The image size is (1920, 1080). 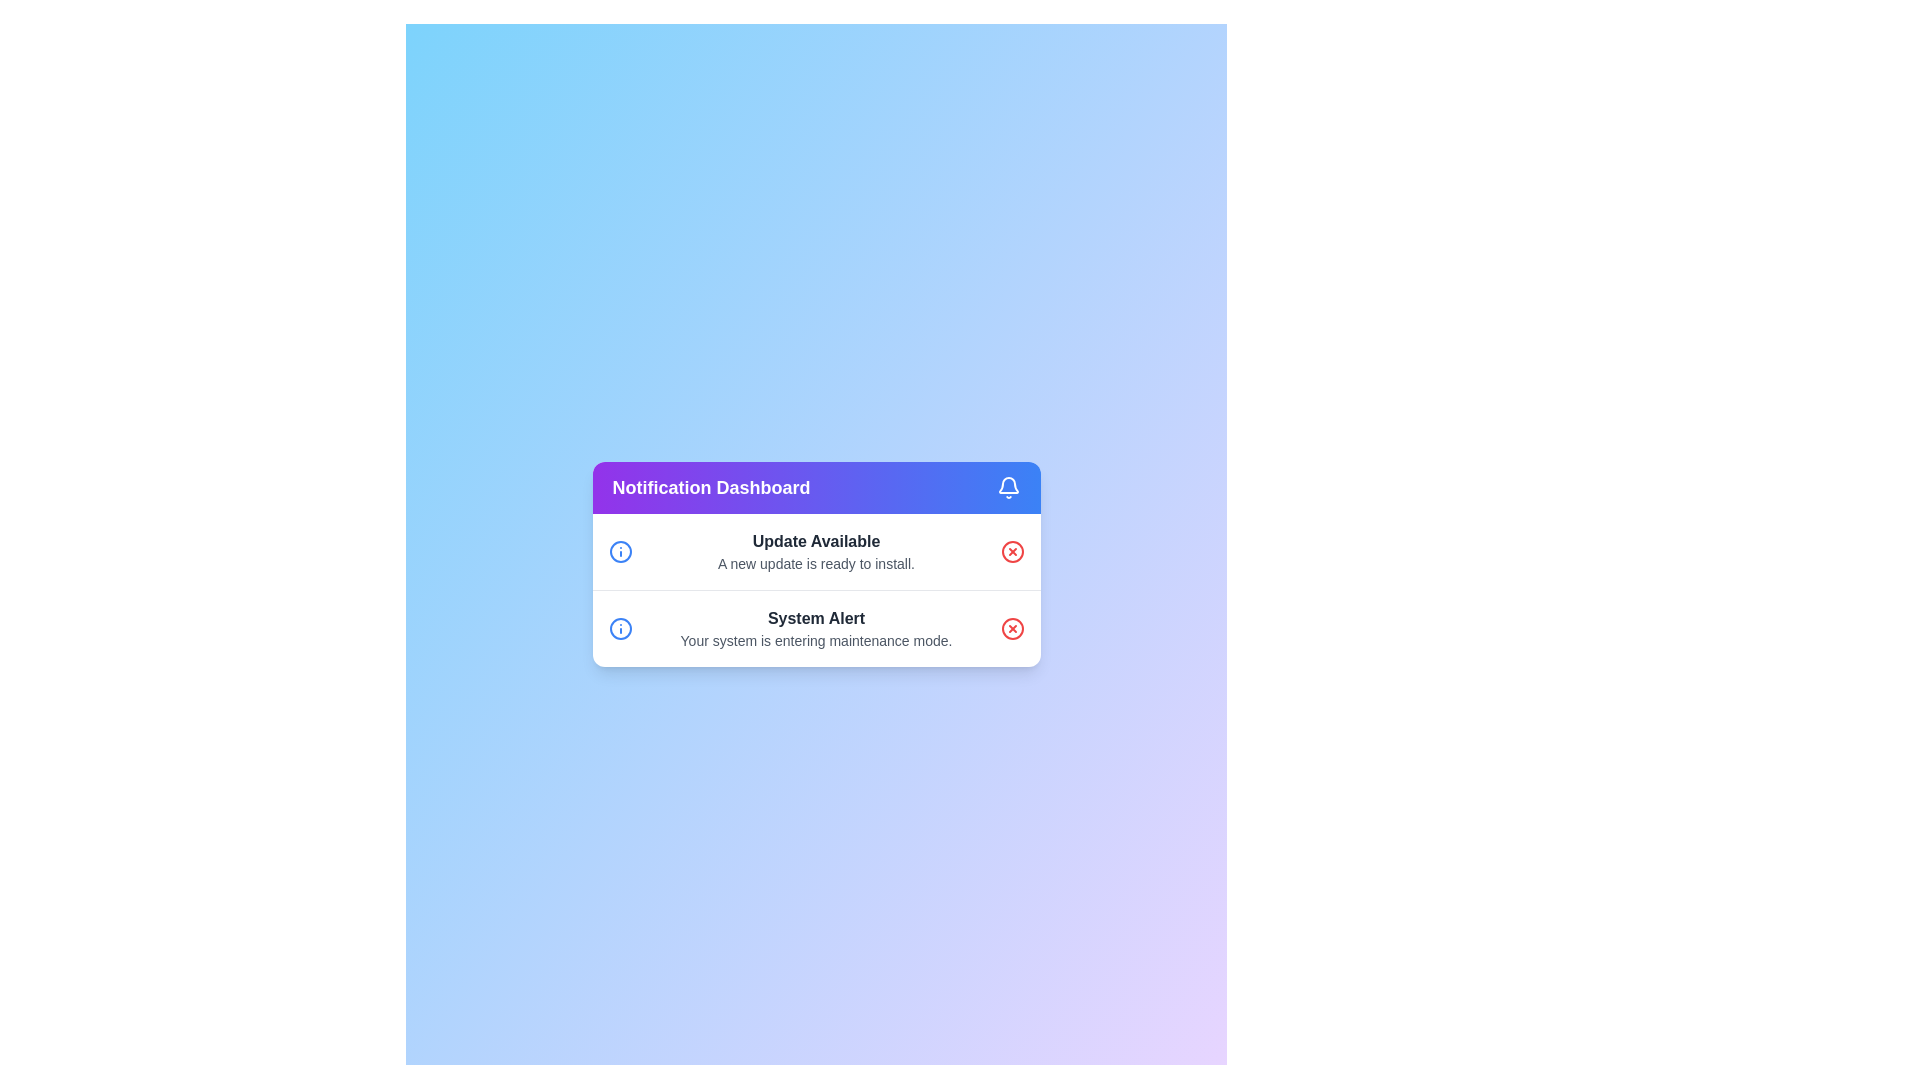 What do you see at coordinates (1012, 627) in the screenshot?
I see `the circular outline element located next to the 'System Alert' notification entry in the notification dashboard interface` at bounding box center [1012, 627].